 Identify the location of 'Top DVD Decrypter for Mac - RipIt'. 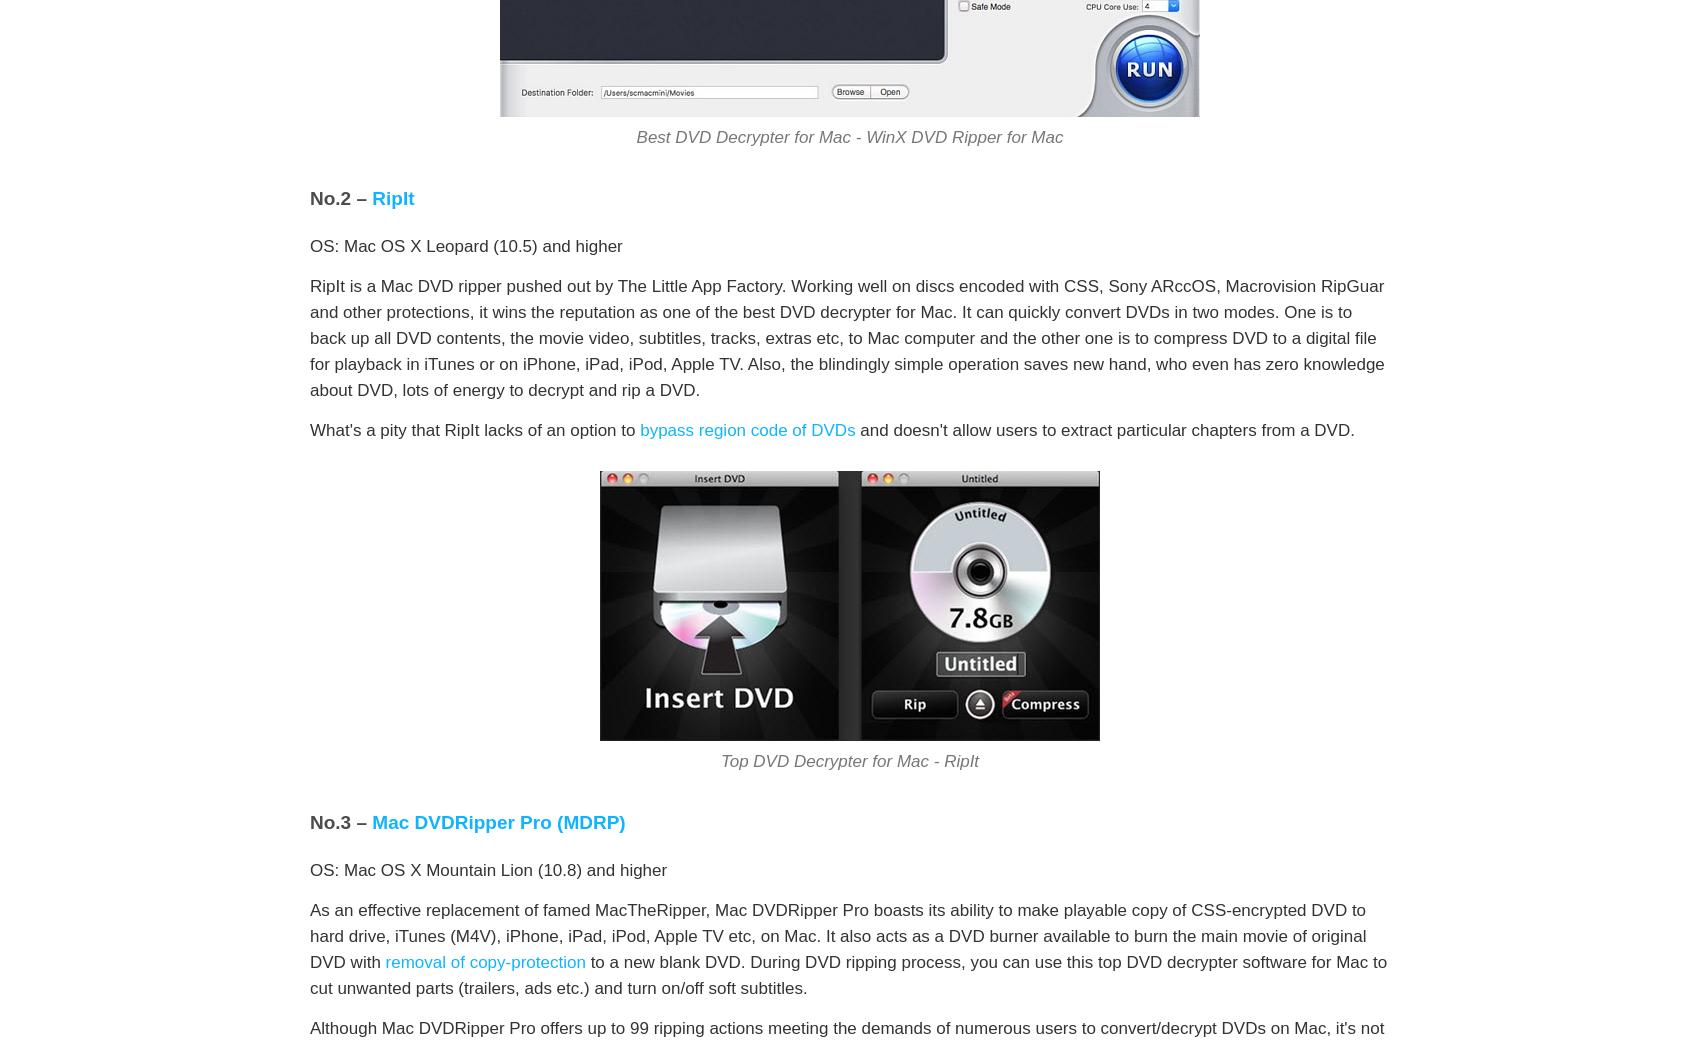
(848, 761).